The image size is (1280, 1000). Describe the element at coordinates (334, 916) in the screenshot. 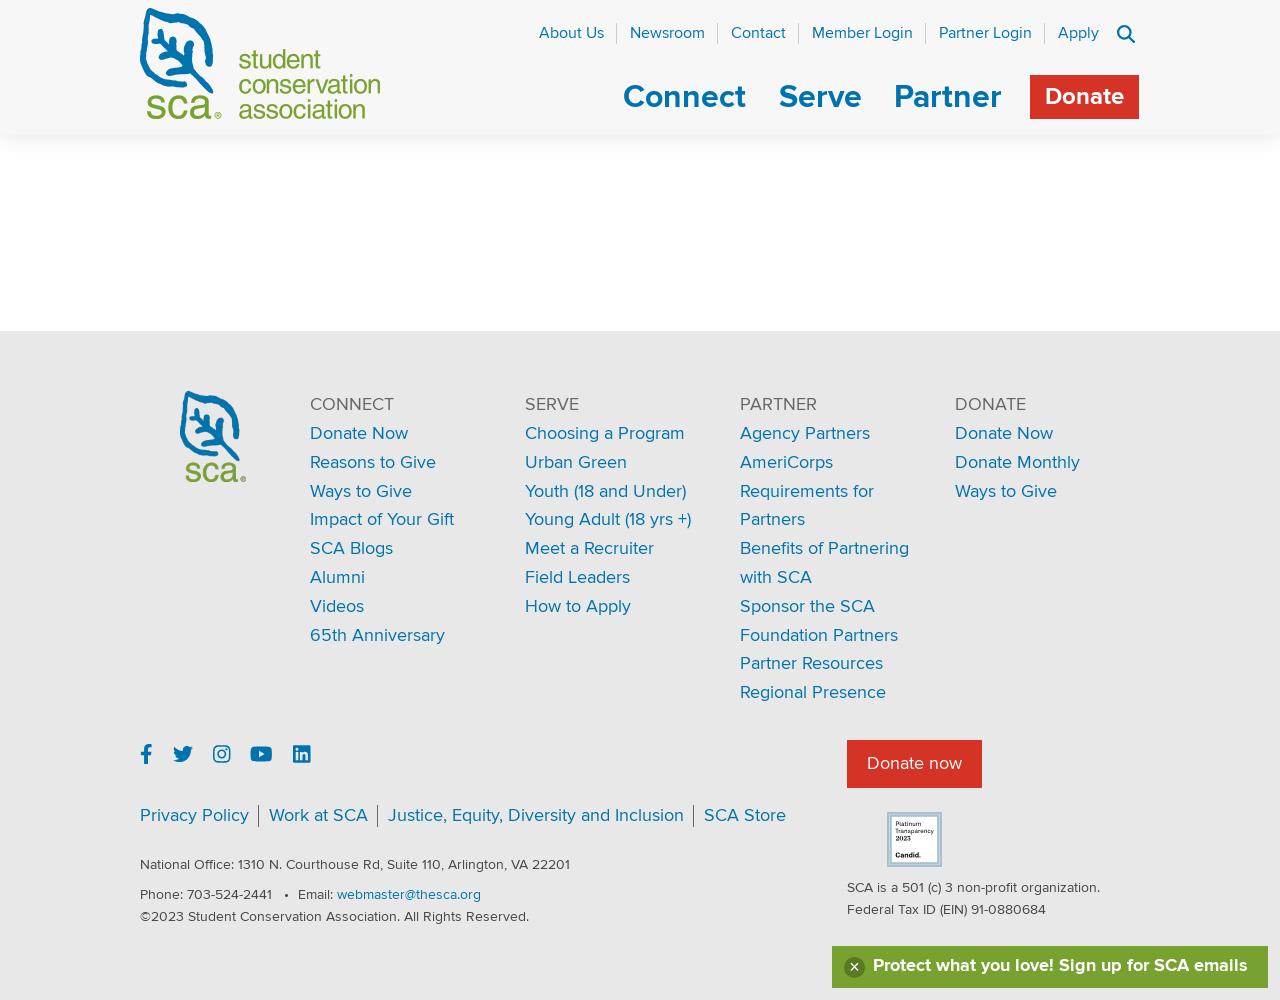

I see `'©2023 Student Conservation Association. All Rights Reserved.'` at that location.